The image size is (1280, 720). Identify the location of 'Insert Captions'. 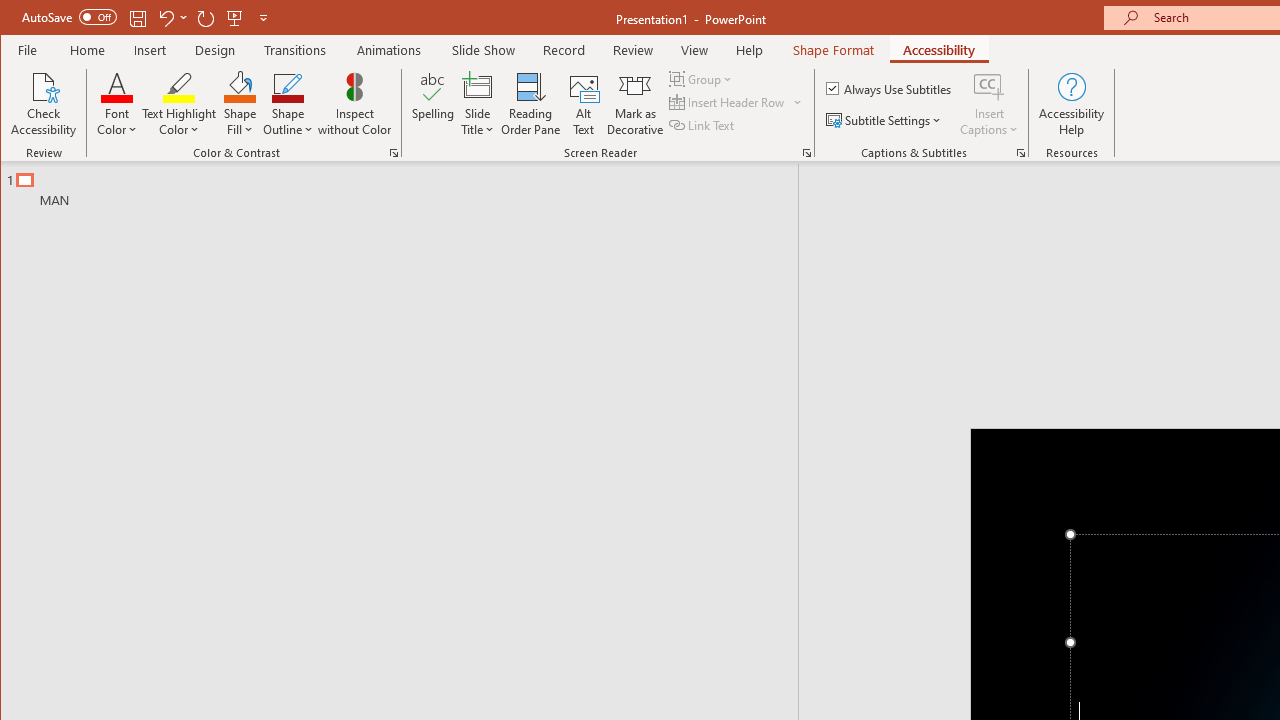
(989, 85).